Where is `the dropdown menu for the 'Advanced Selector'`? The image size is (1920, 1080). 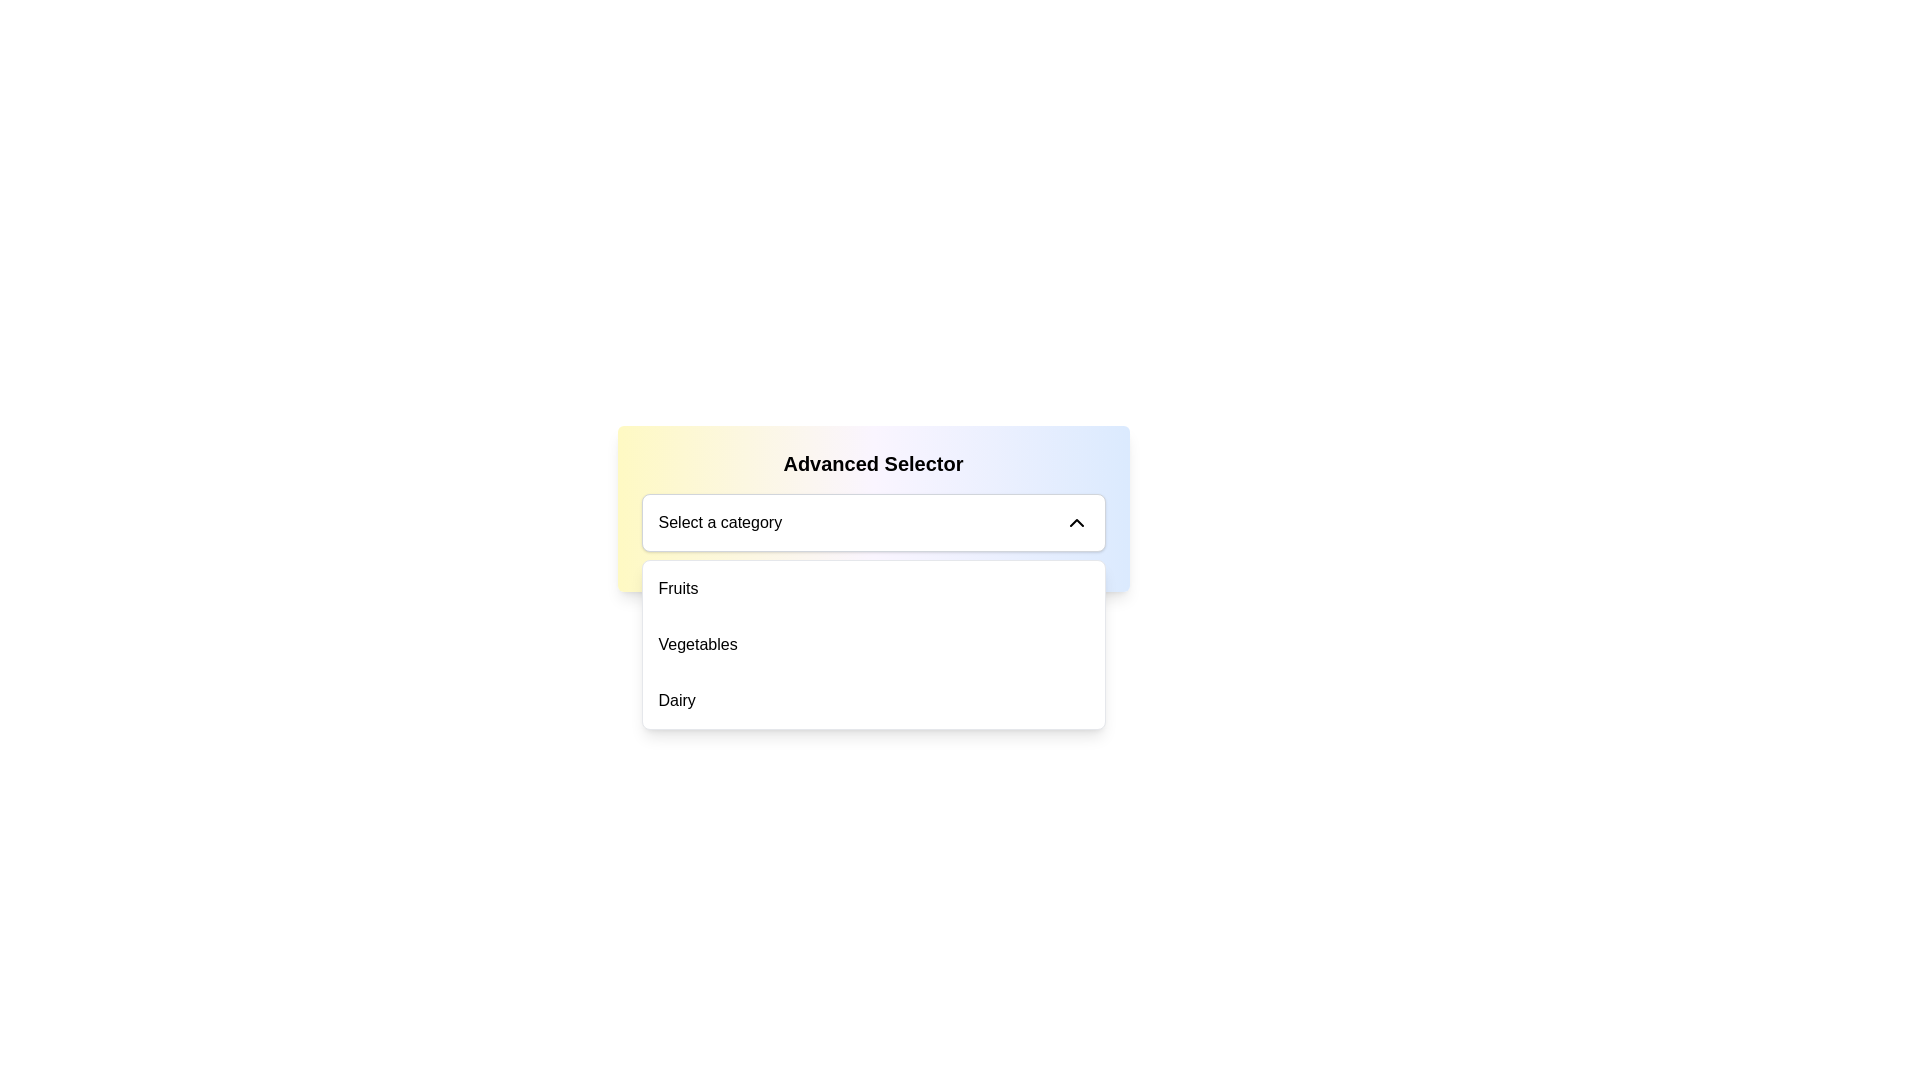 the dropdown menu for the 'Advanced Selector' is located at coordinates (873, 522).